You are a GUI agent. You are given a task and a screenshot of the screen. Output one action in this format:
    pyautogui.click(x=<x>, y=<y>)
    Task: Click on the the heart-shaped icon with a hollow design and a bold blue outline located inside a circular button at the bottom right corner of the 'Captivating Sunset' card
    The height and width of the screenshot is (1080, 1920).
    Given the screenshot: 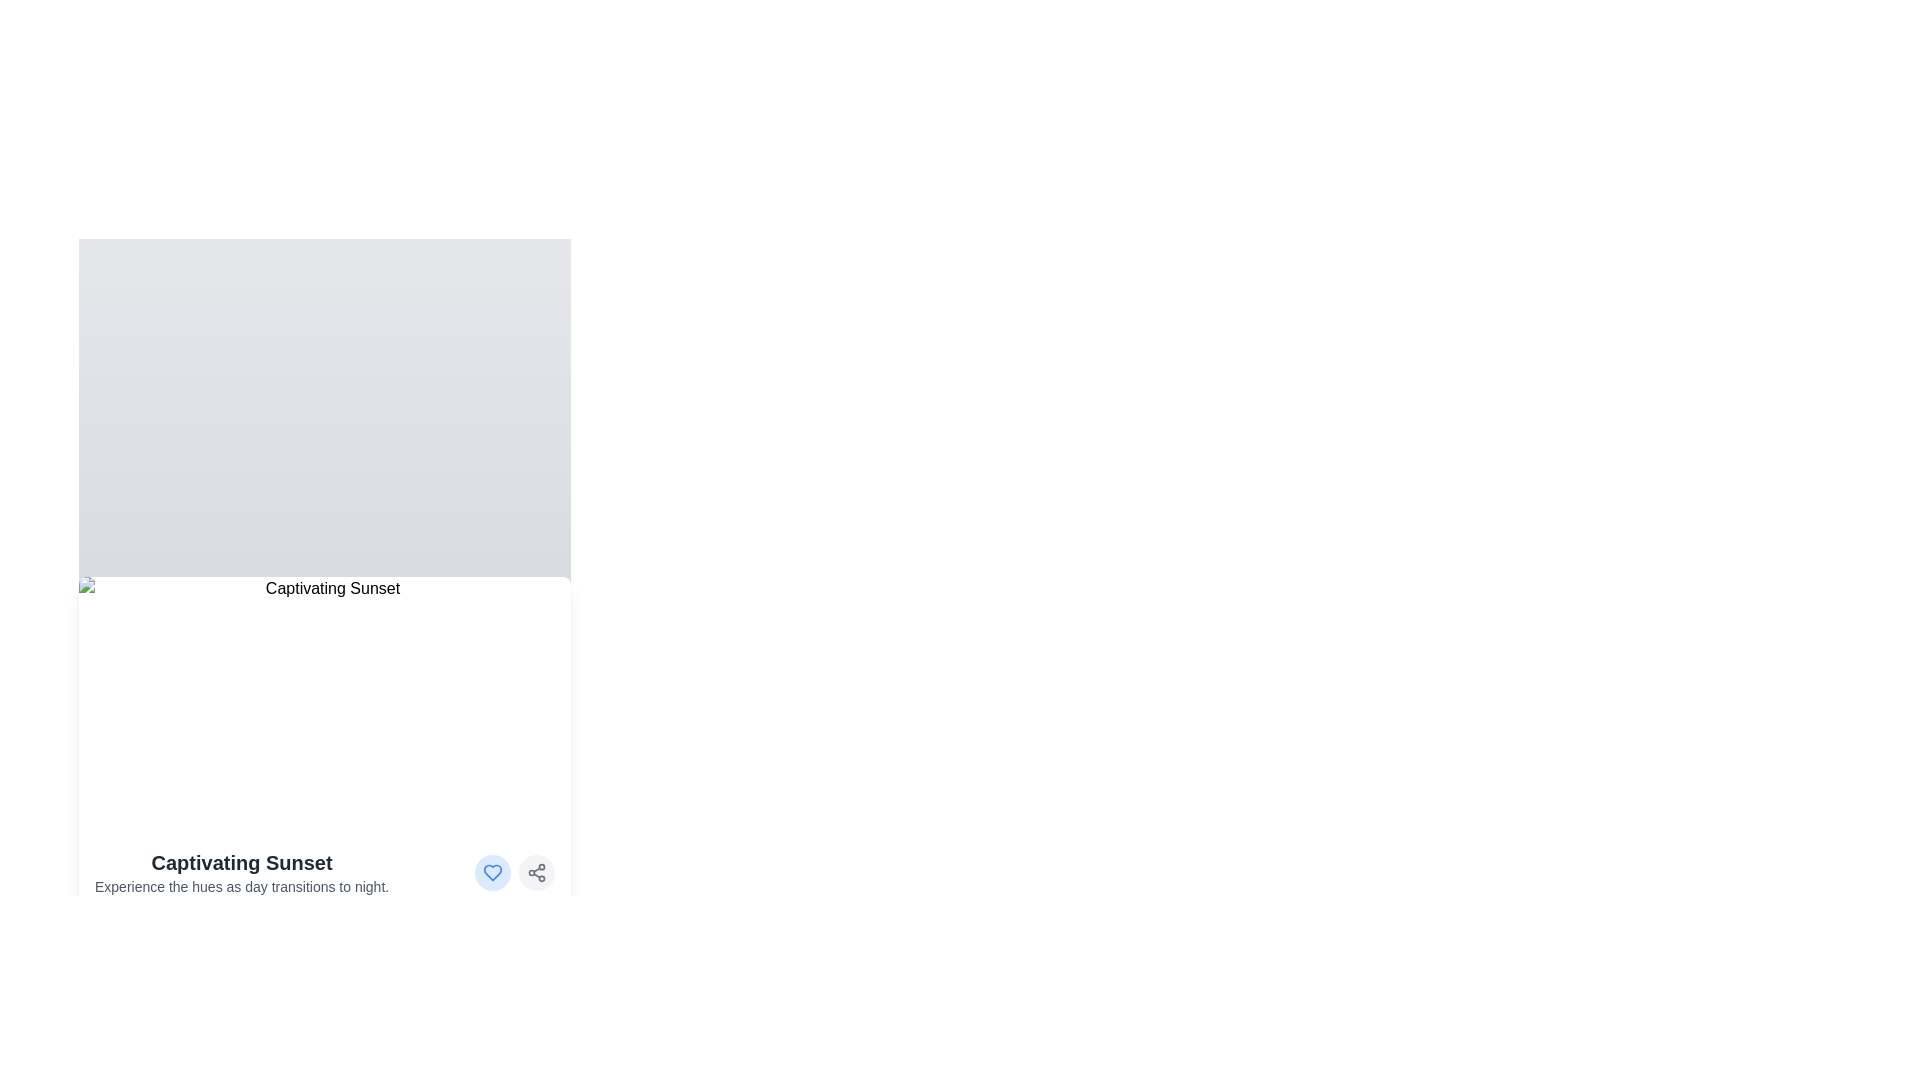 What is the action you would take?
    pyautogui.click(x=493, y=871)
    